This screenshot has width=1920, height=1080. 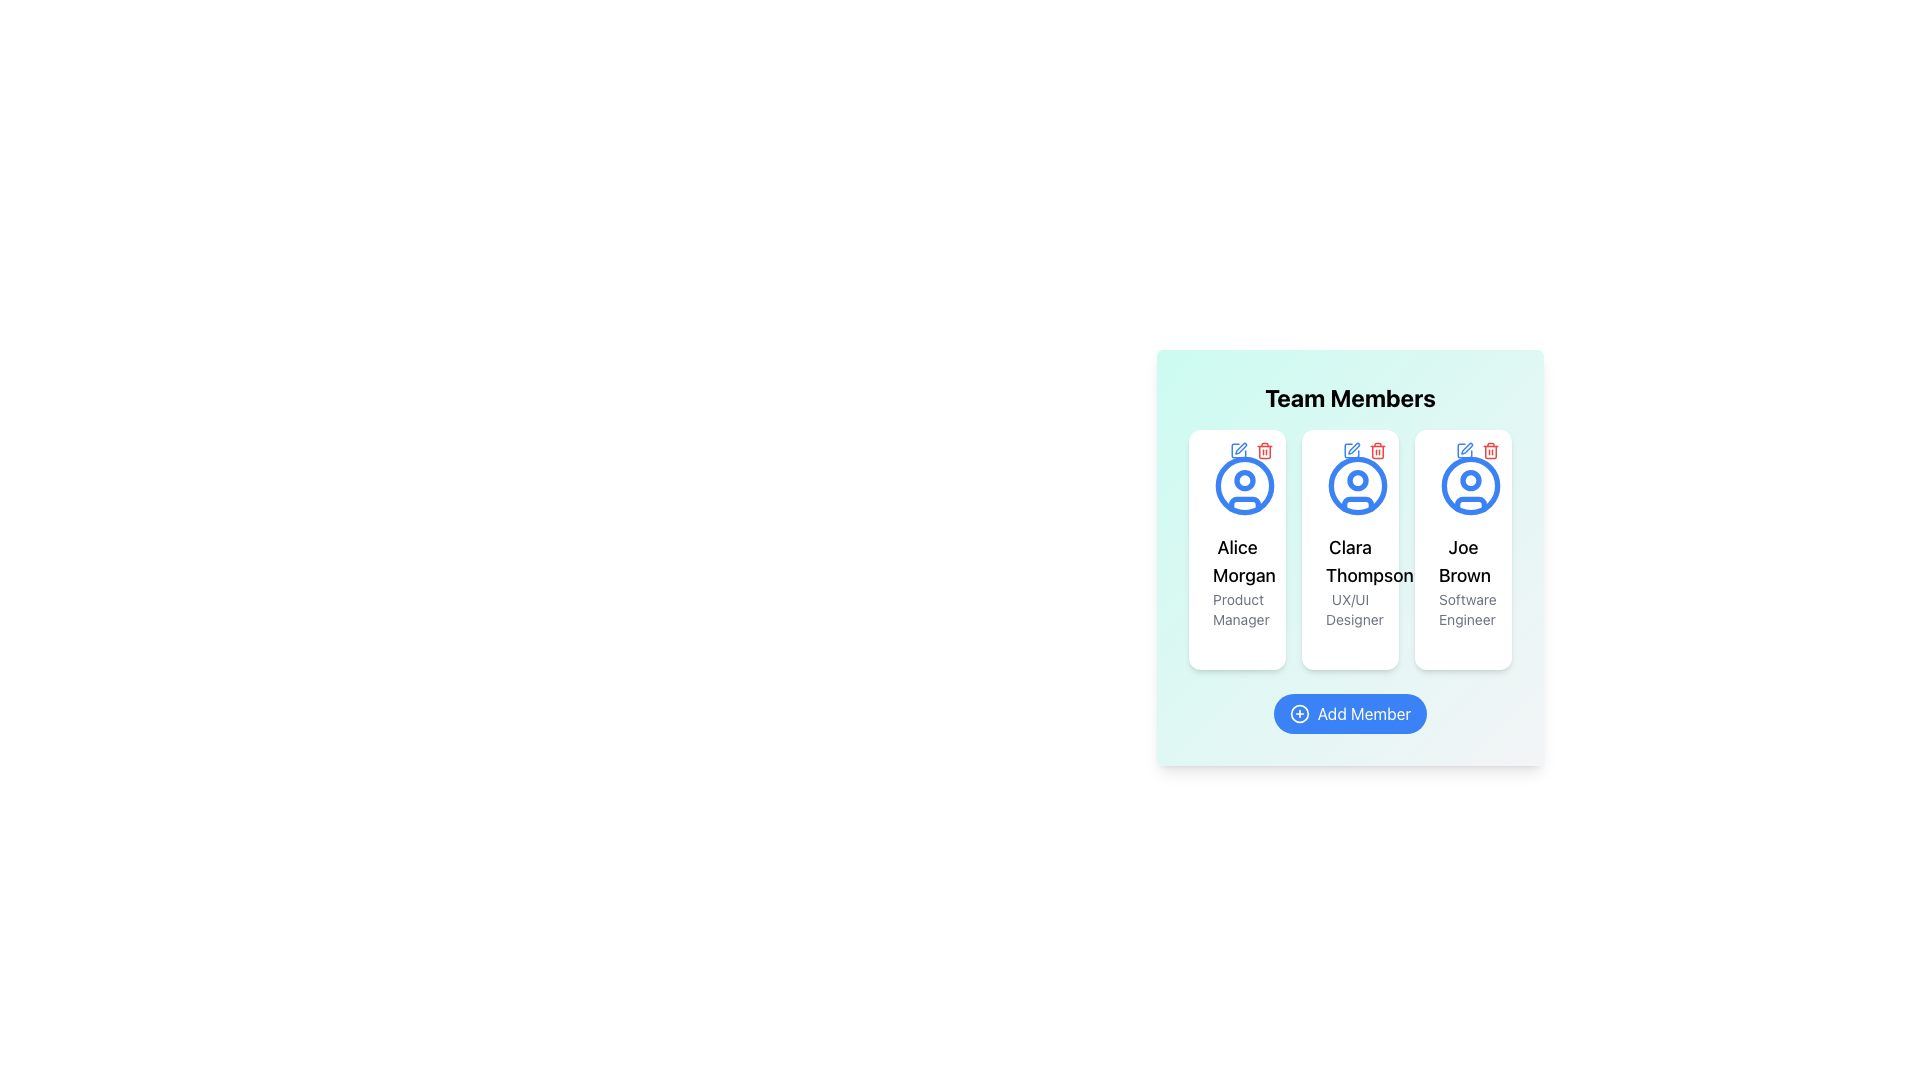 What do you see at coordinates (1349, 712) in the screenshot?
I see `the interactive button located at the bottom center of the 'Team Members' panel` at bounding box center [1349, 712].